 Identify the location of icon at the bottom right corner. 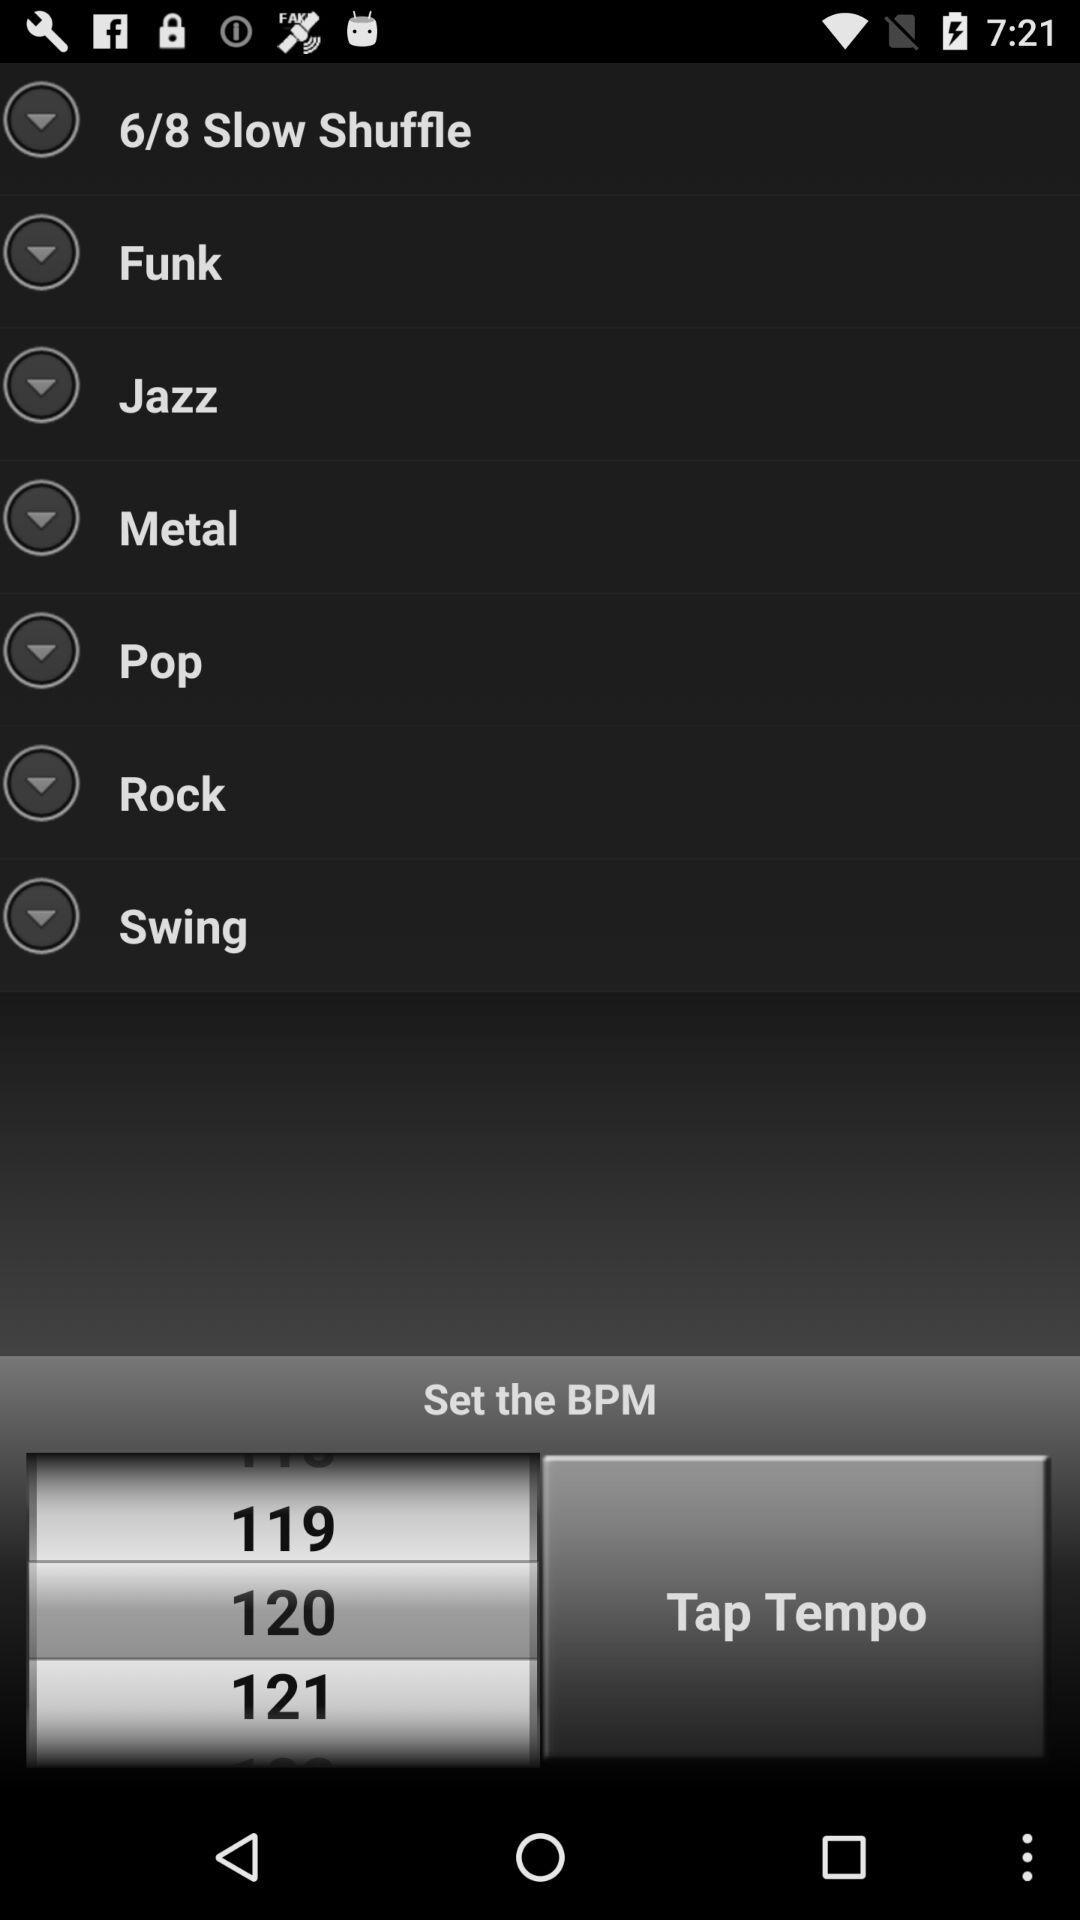
(795, 1610).